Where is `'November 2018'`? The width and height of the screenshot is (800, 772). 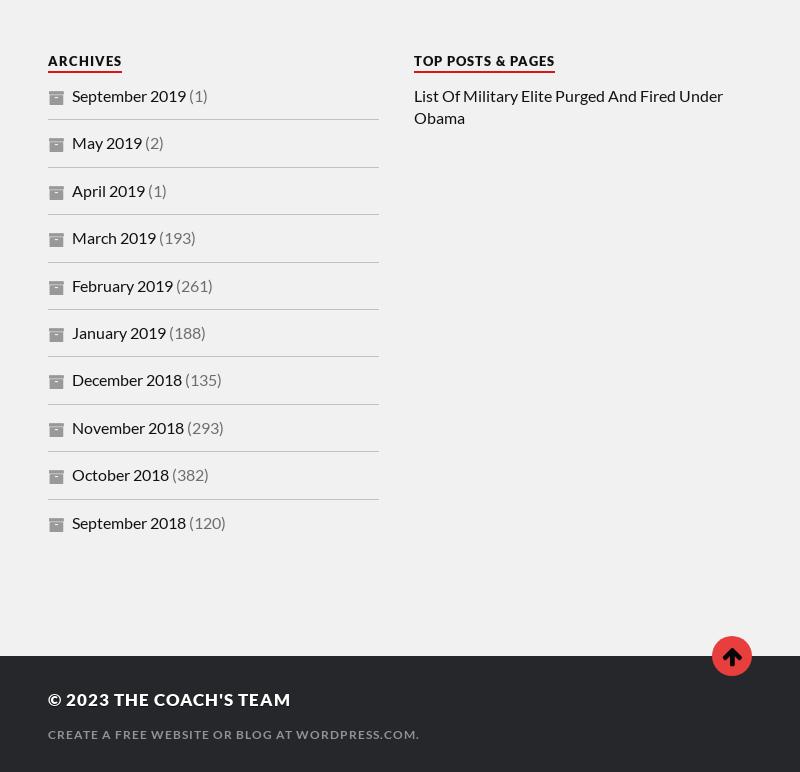 'November 2018' is located at coordinates (72, 425).